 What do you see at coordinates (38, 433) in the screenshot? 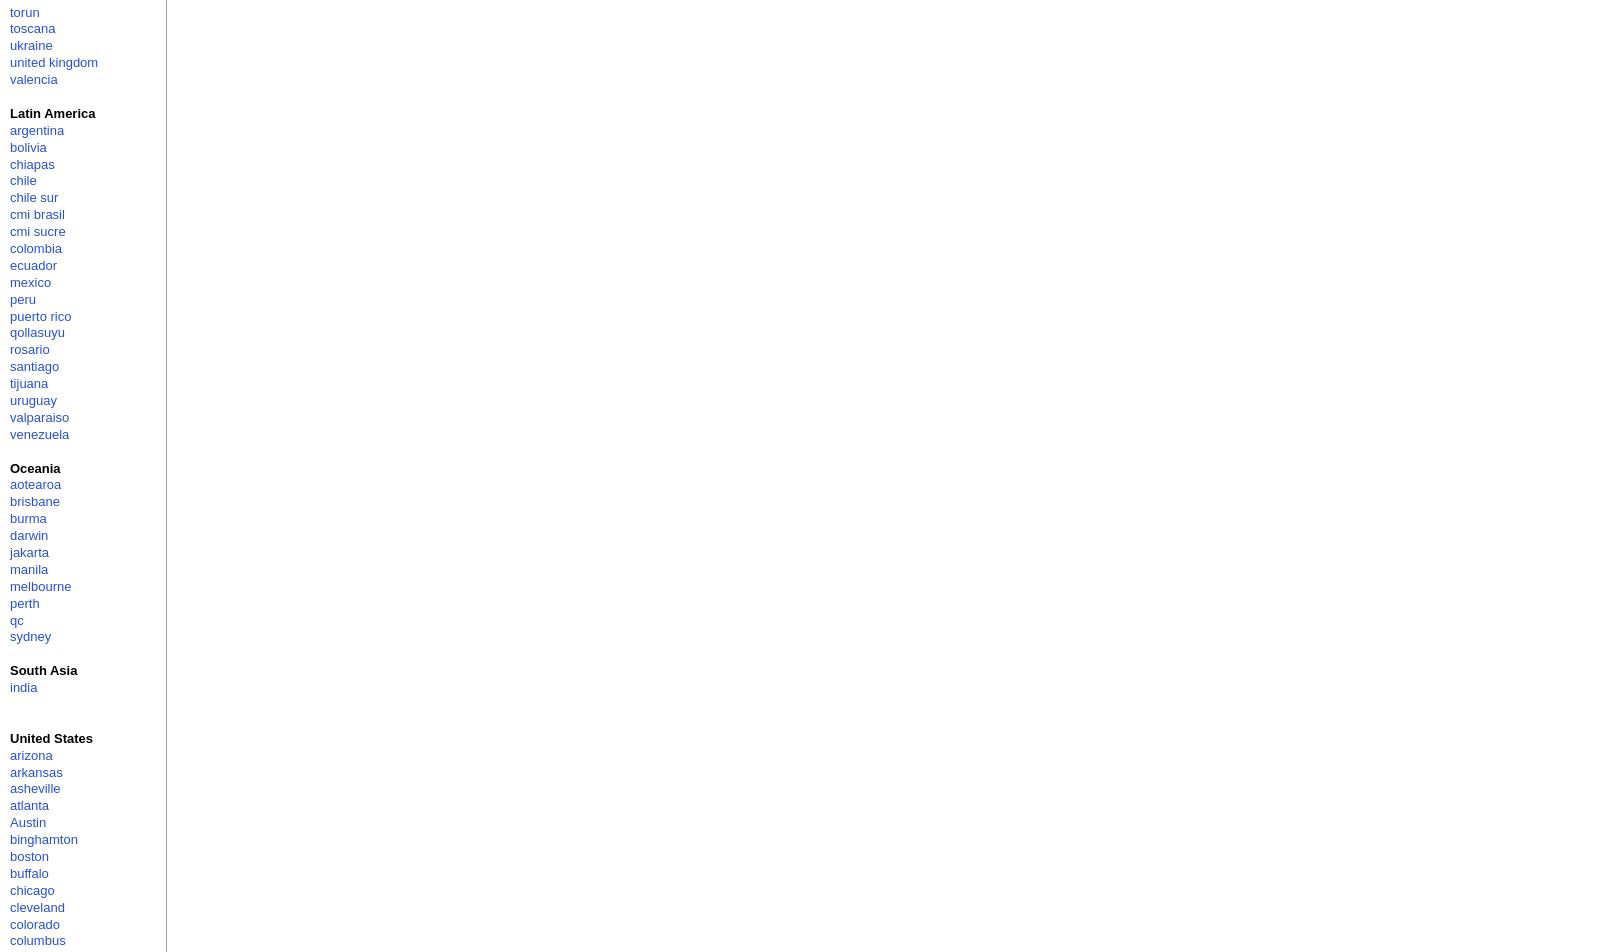
I see `'venezuela'` at bounding box center [38, 433].